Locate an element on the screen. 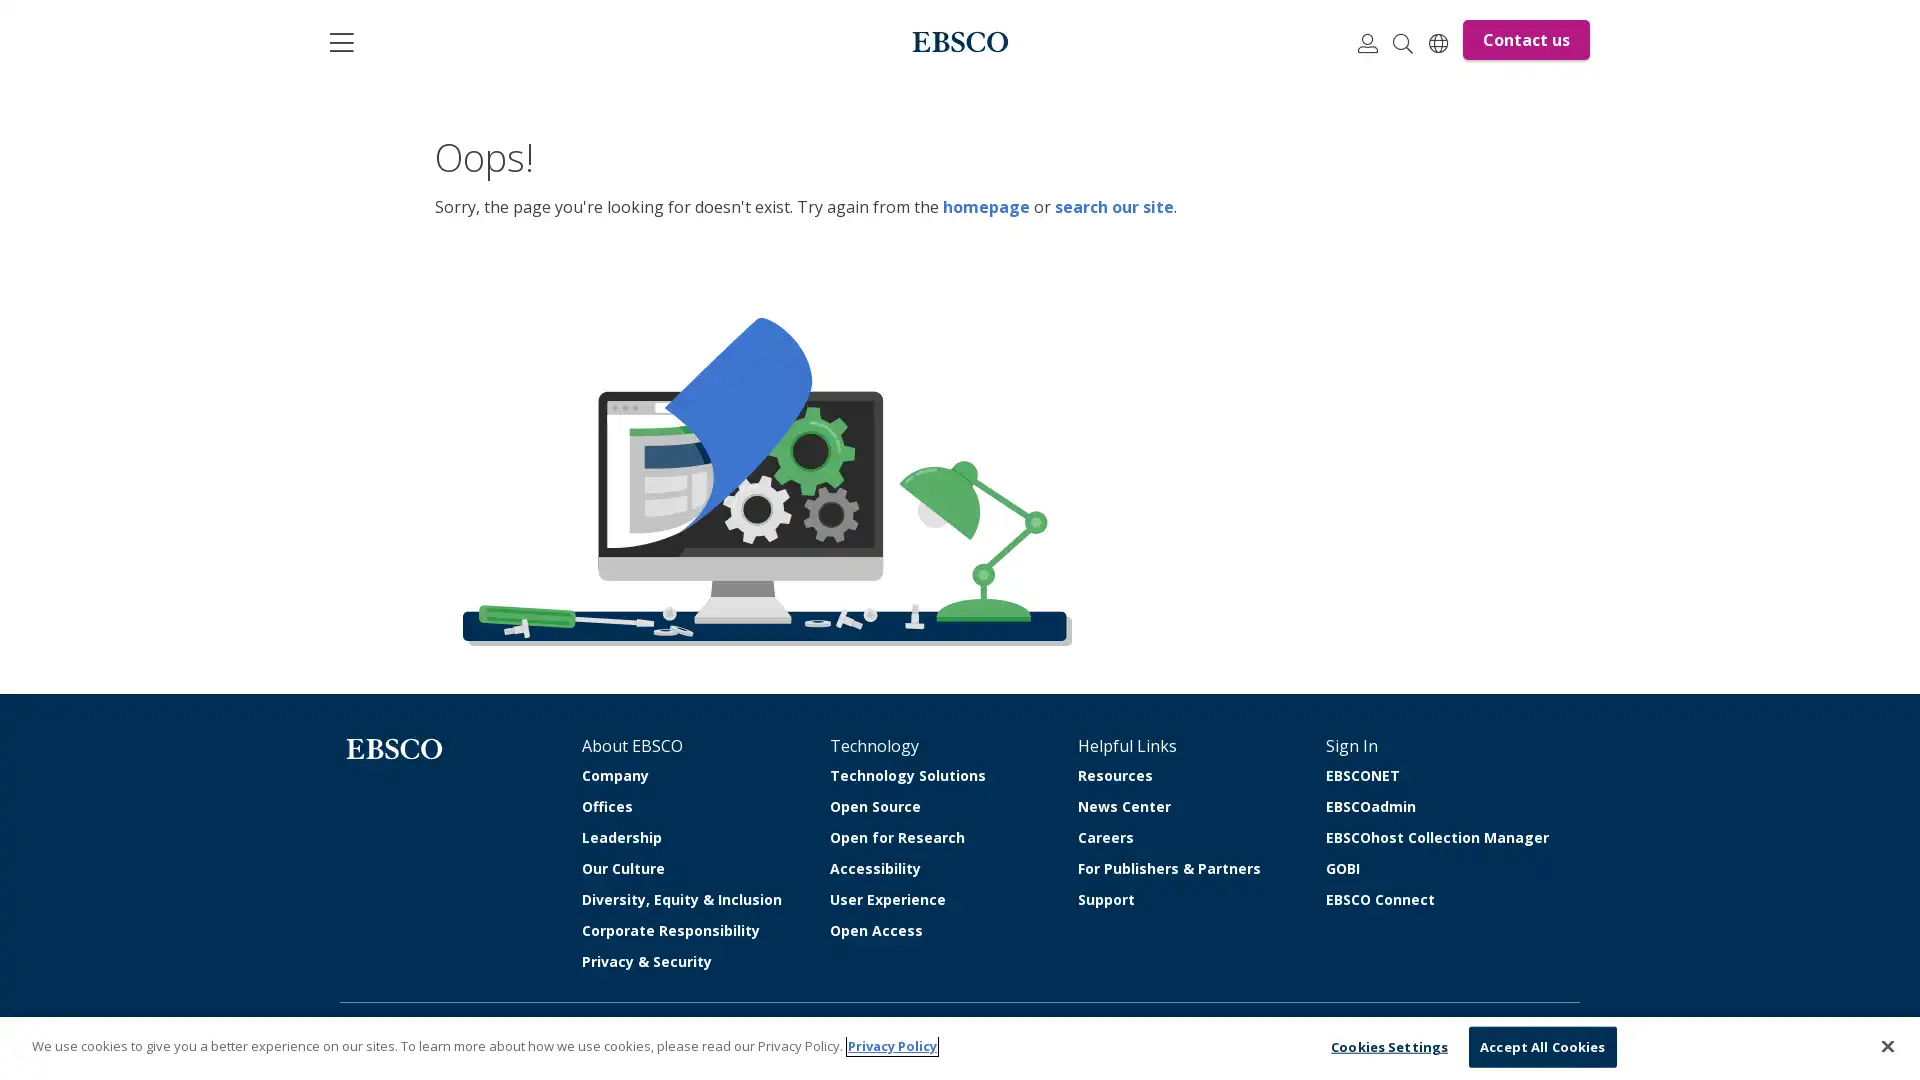  Close is located at coordinates (1886, 1044).